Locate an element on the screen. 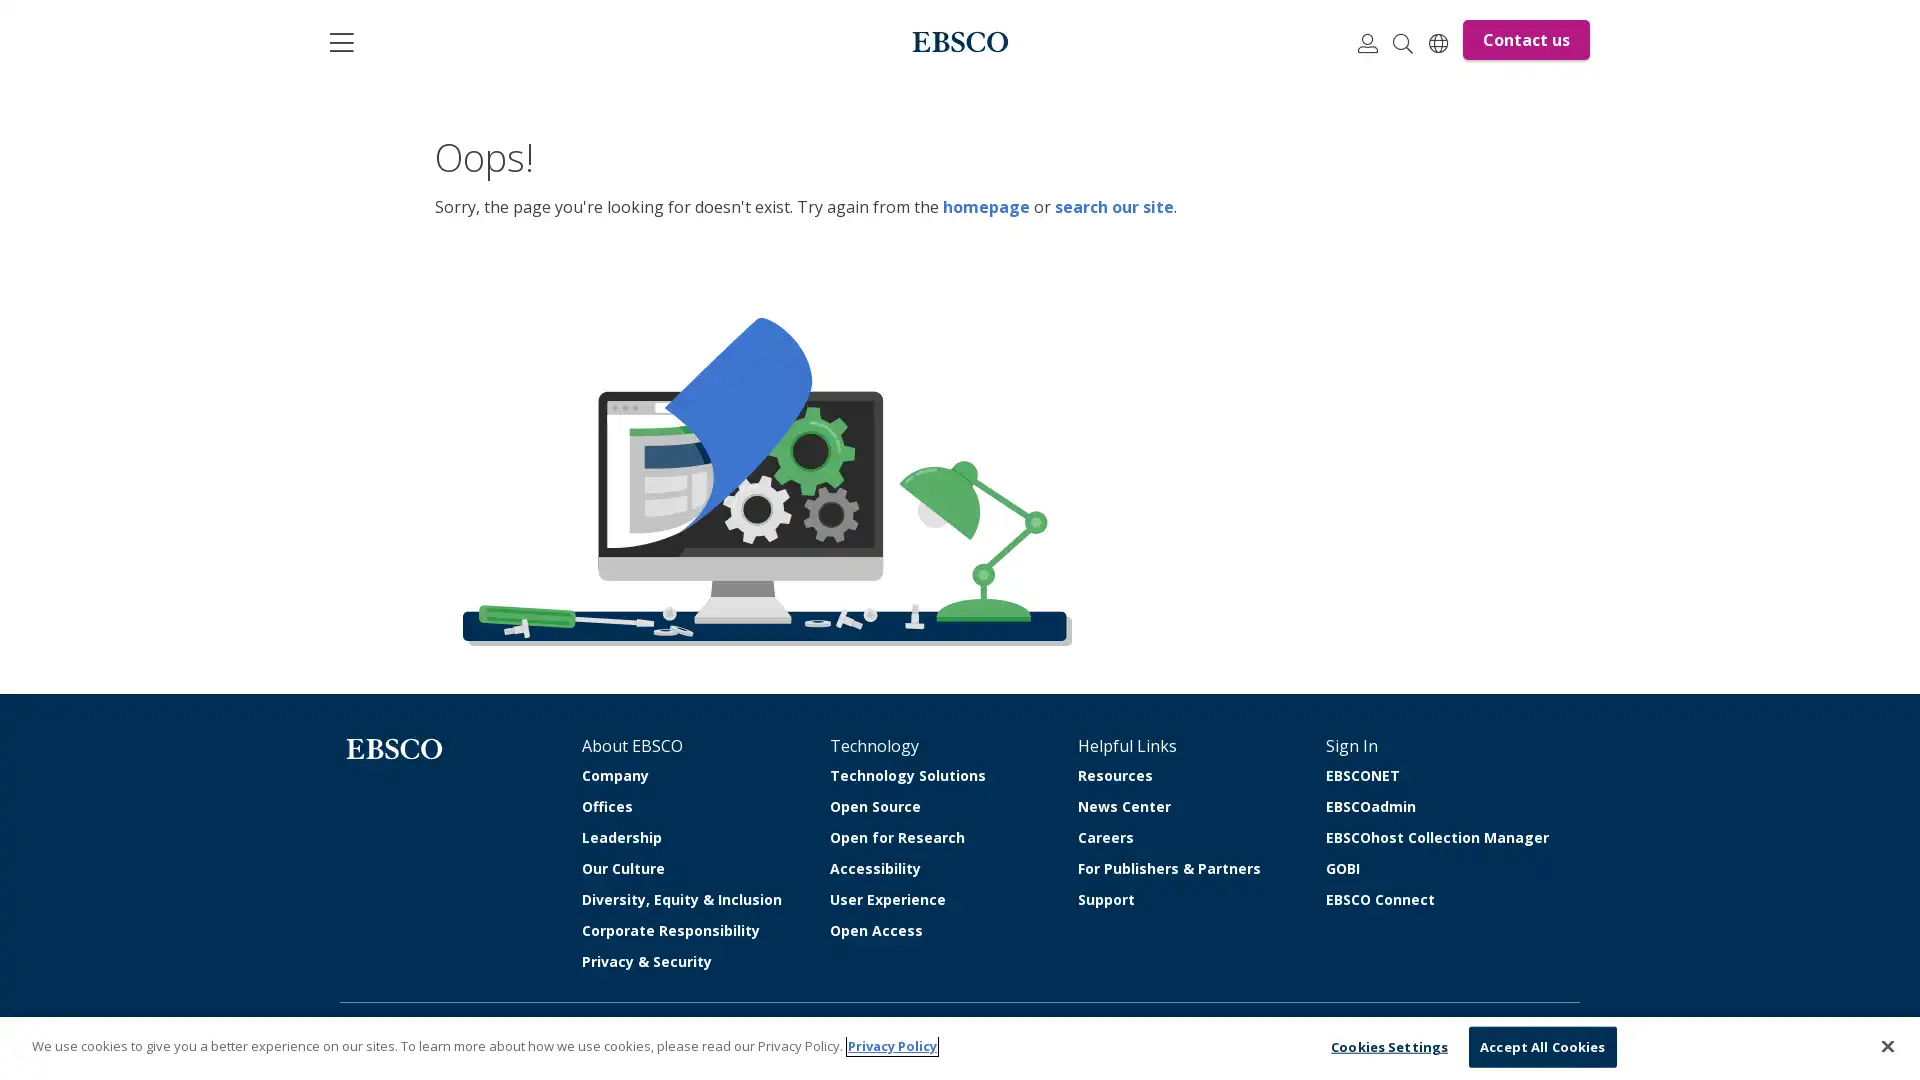  Close is located at coordinates (1886, 1044).